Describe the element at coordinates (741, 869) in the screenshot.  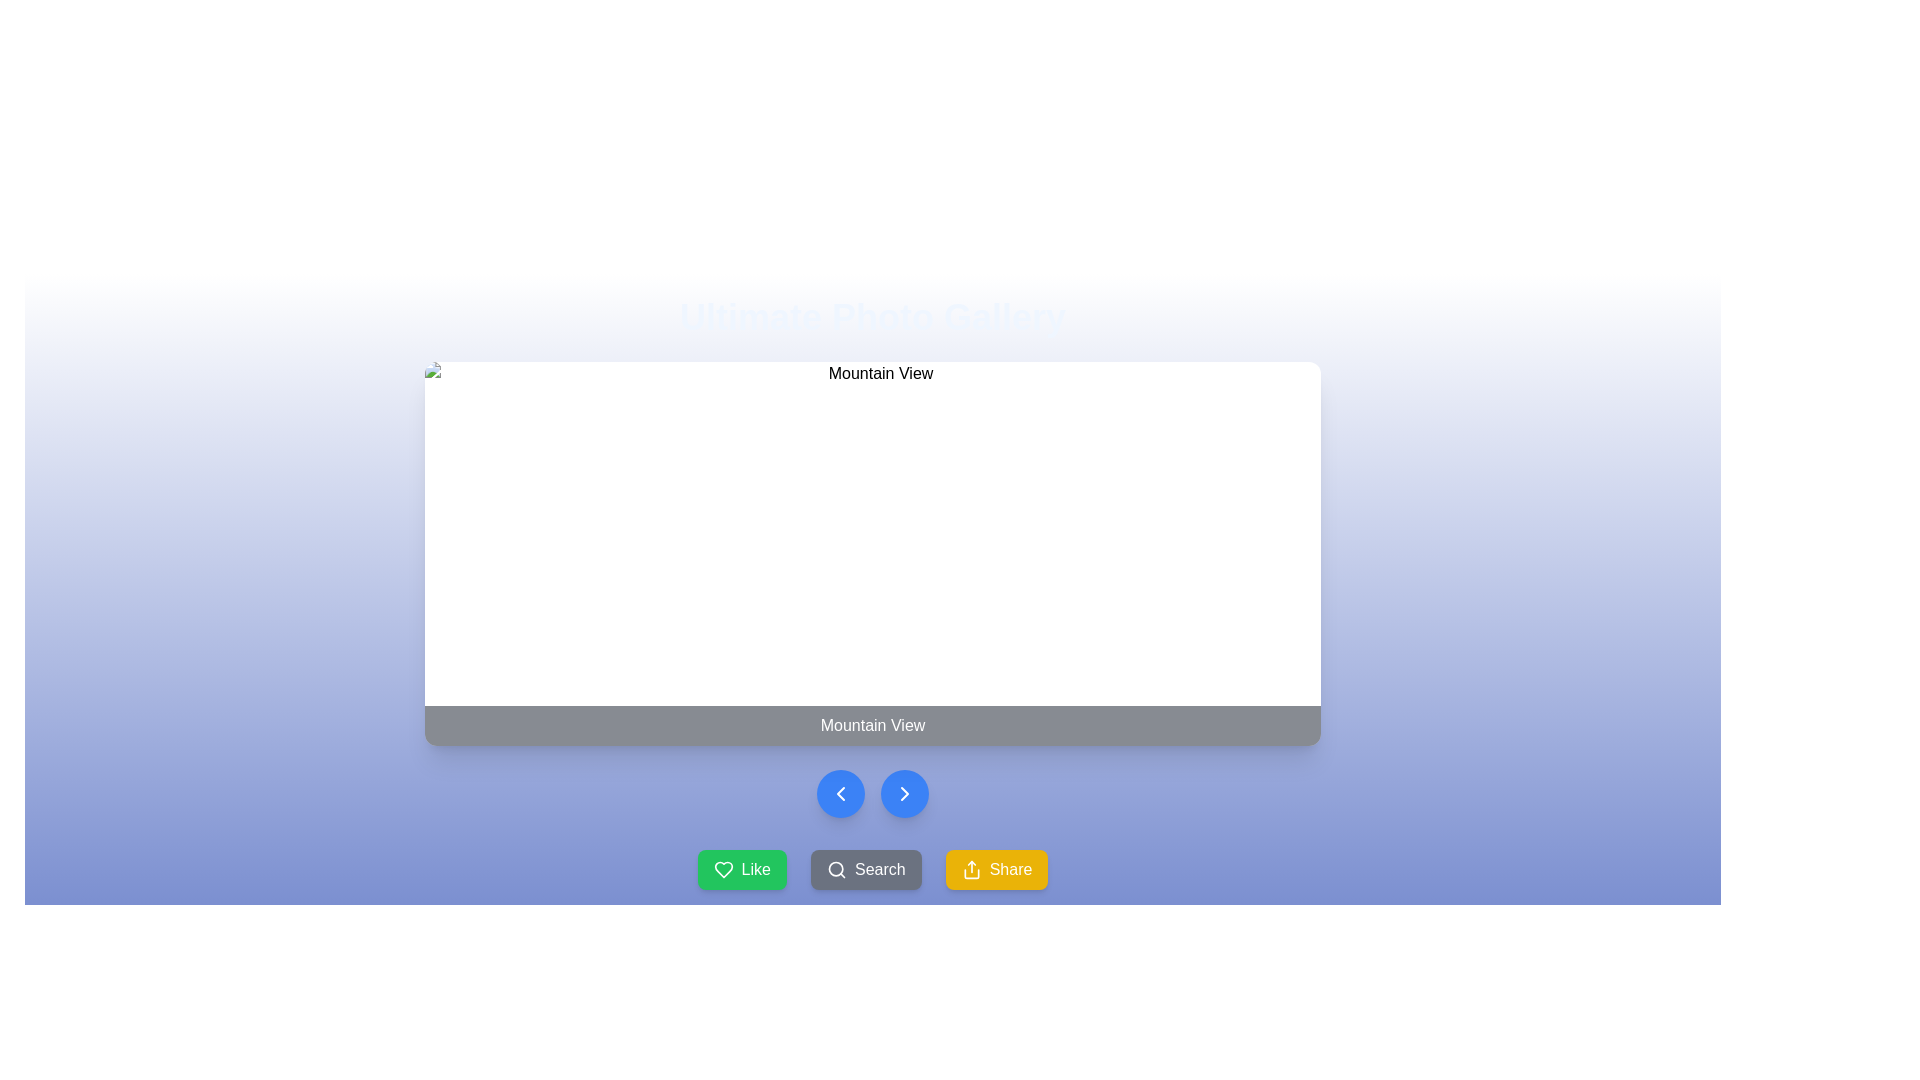
I see `the 'Like' button with a bright green background and white heart icon for visual feedback indicating interactivity` at that location.